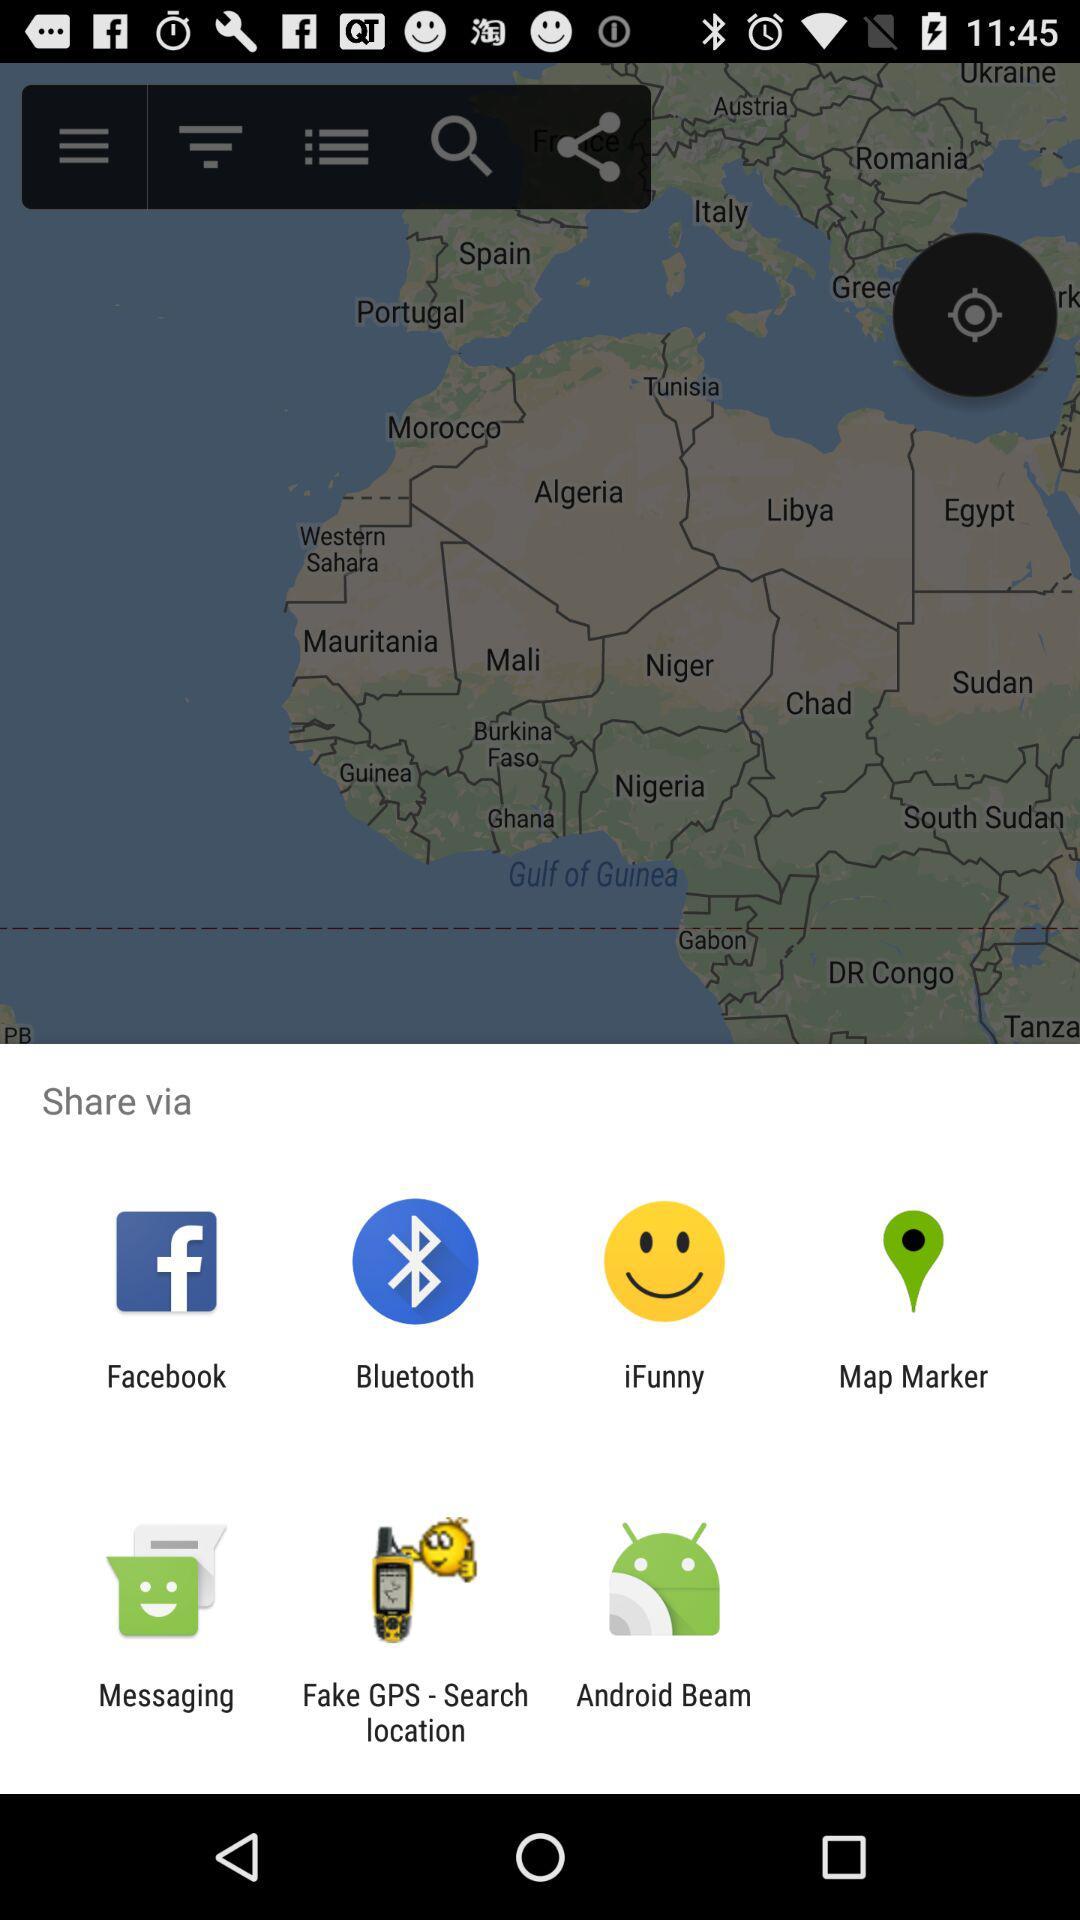 The width and height of the screenshot is (1080, 1920). Describe the element at coordinates (664, 1392) in the screenshot. I see `the item next to map marker` at that location.